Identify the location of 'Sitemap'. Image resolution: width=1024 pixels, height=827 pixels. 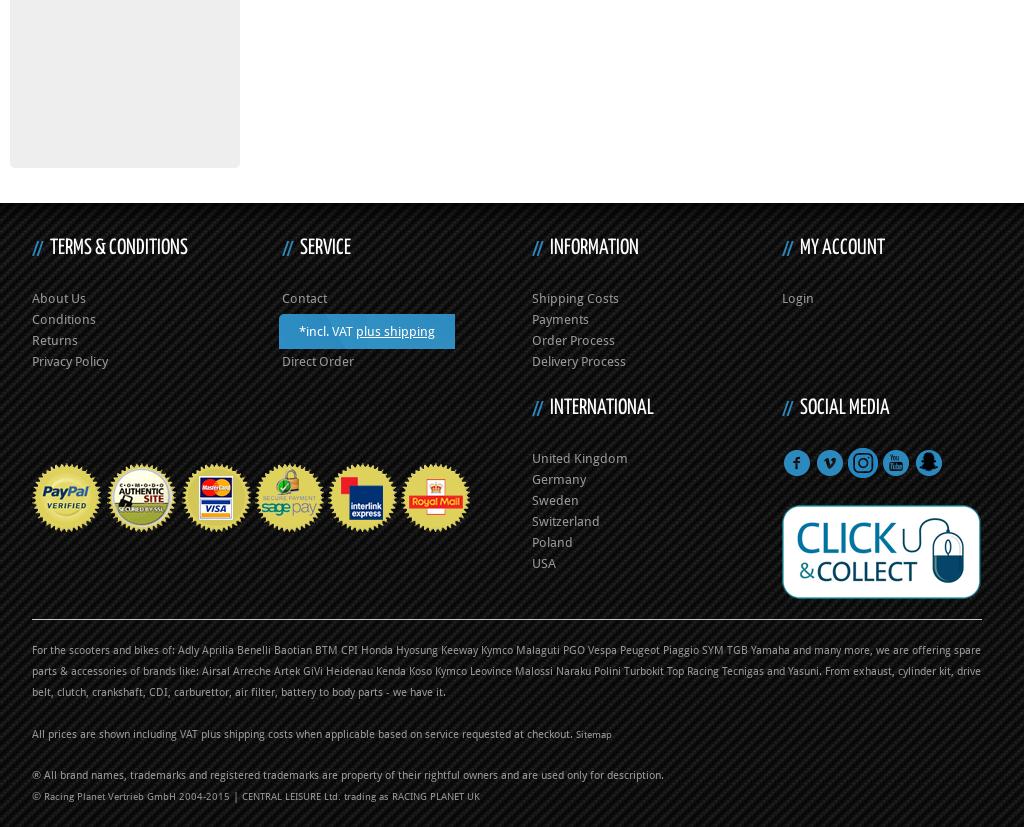
(593, 732).